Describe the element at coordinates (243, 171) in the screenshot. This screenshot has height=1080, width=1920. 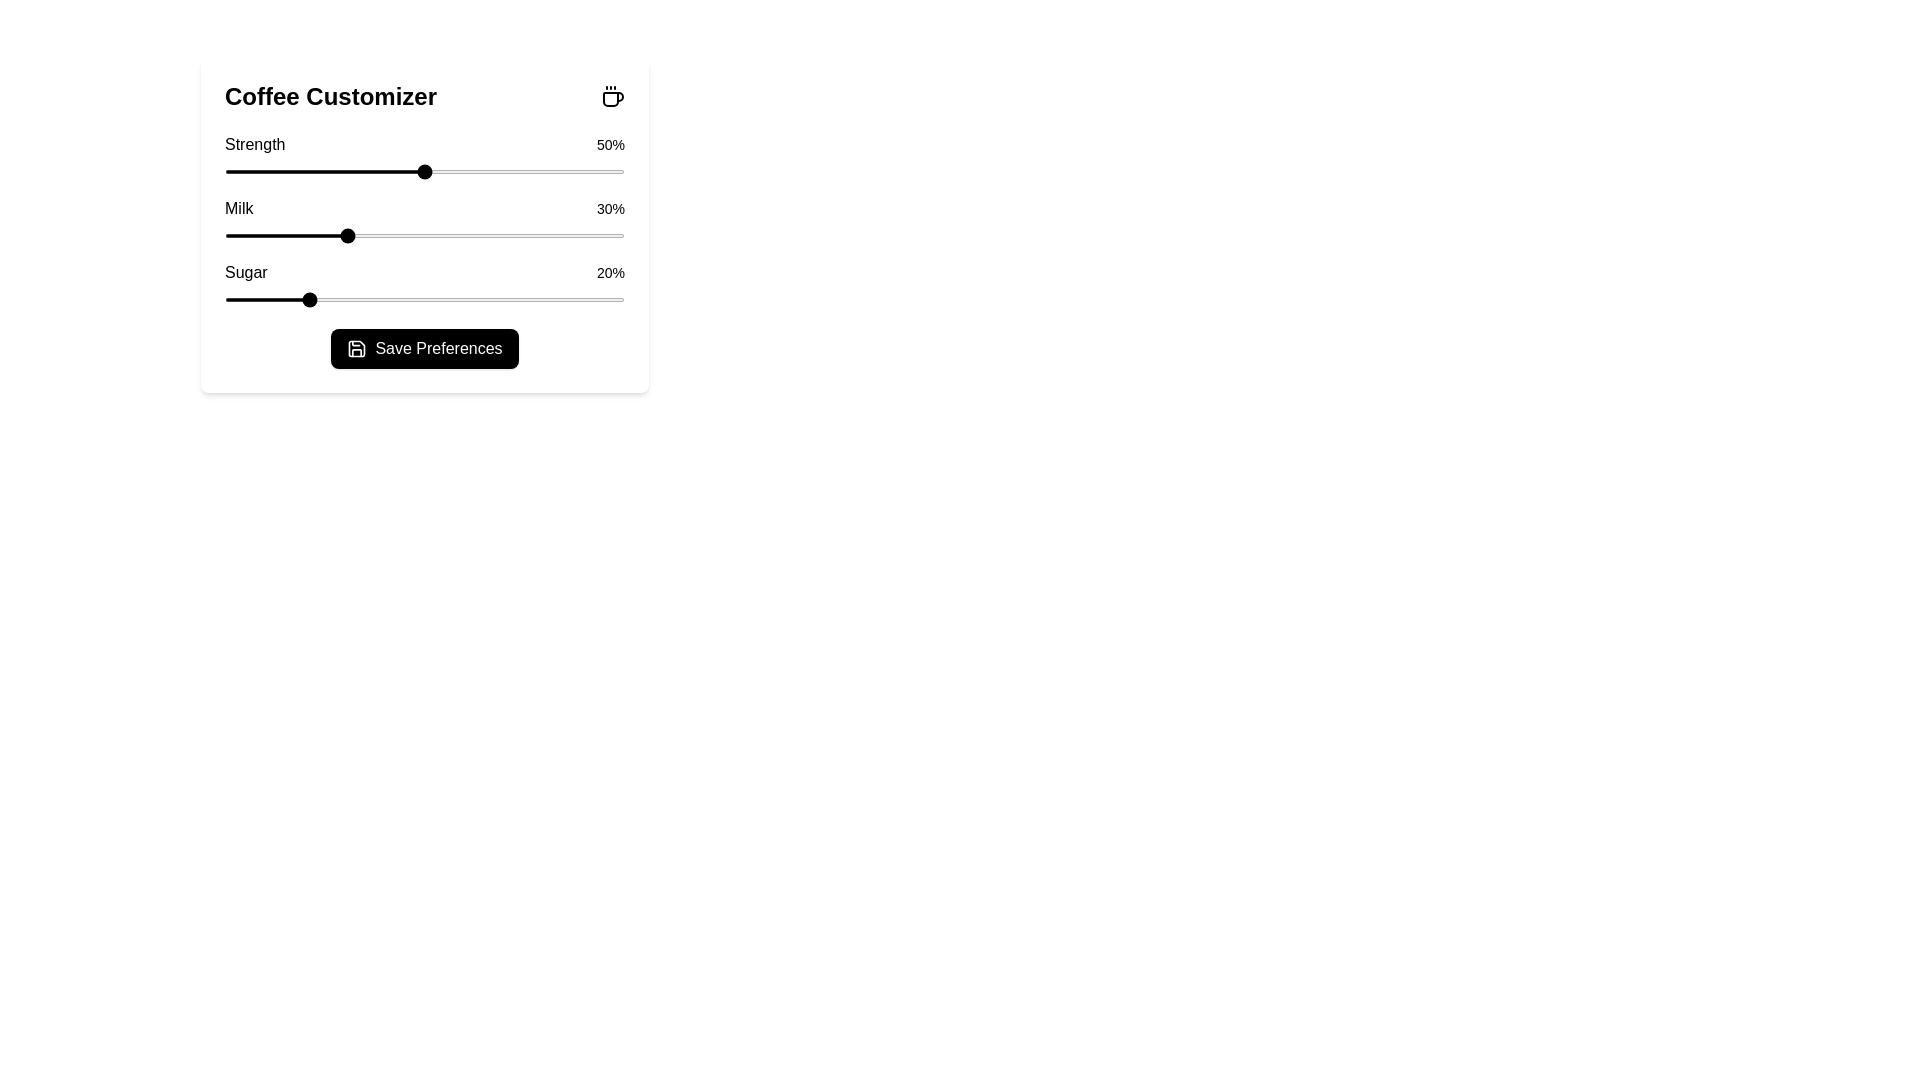
I see `the strength slider` at that location.